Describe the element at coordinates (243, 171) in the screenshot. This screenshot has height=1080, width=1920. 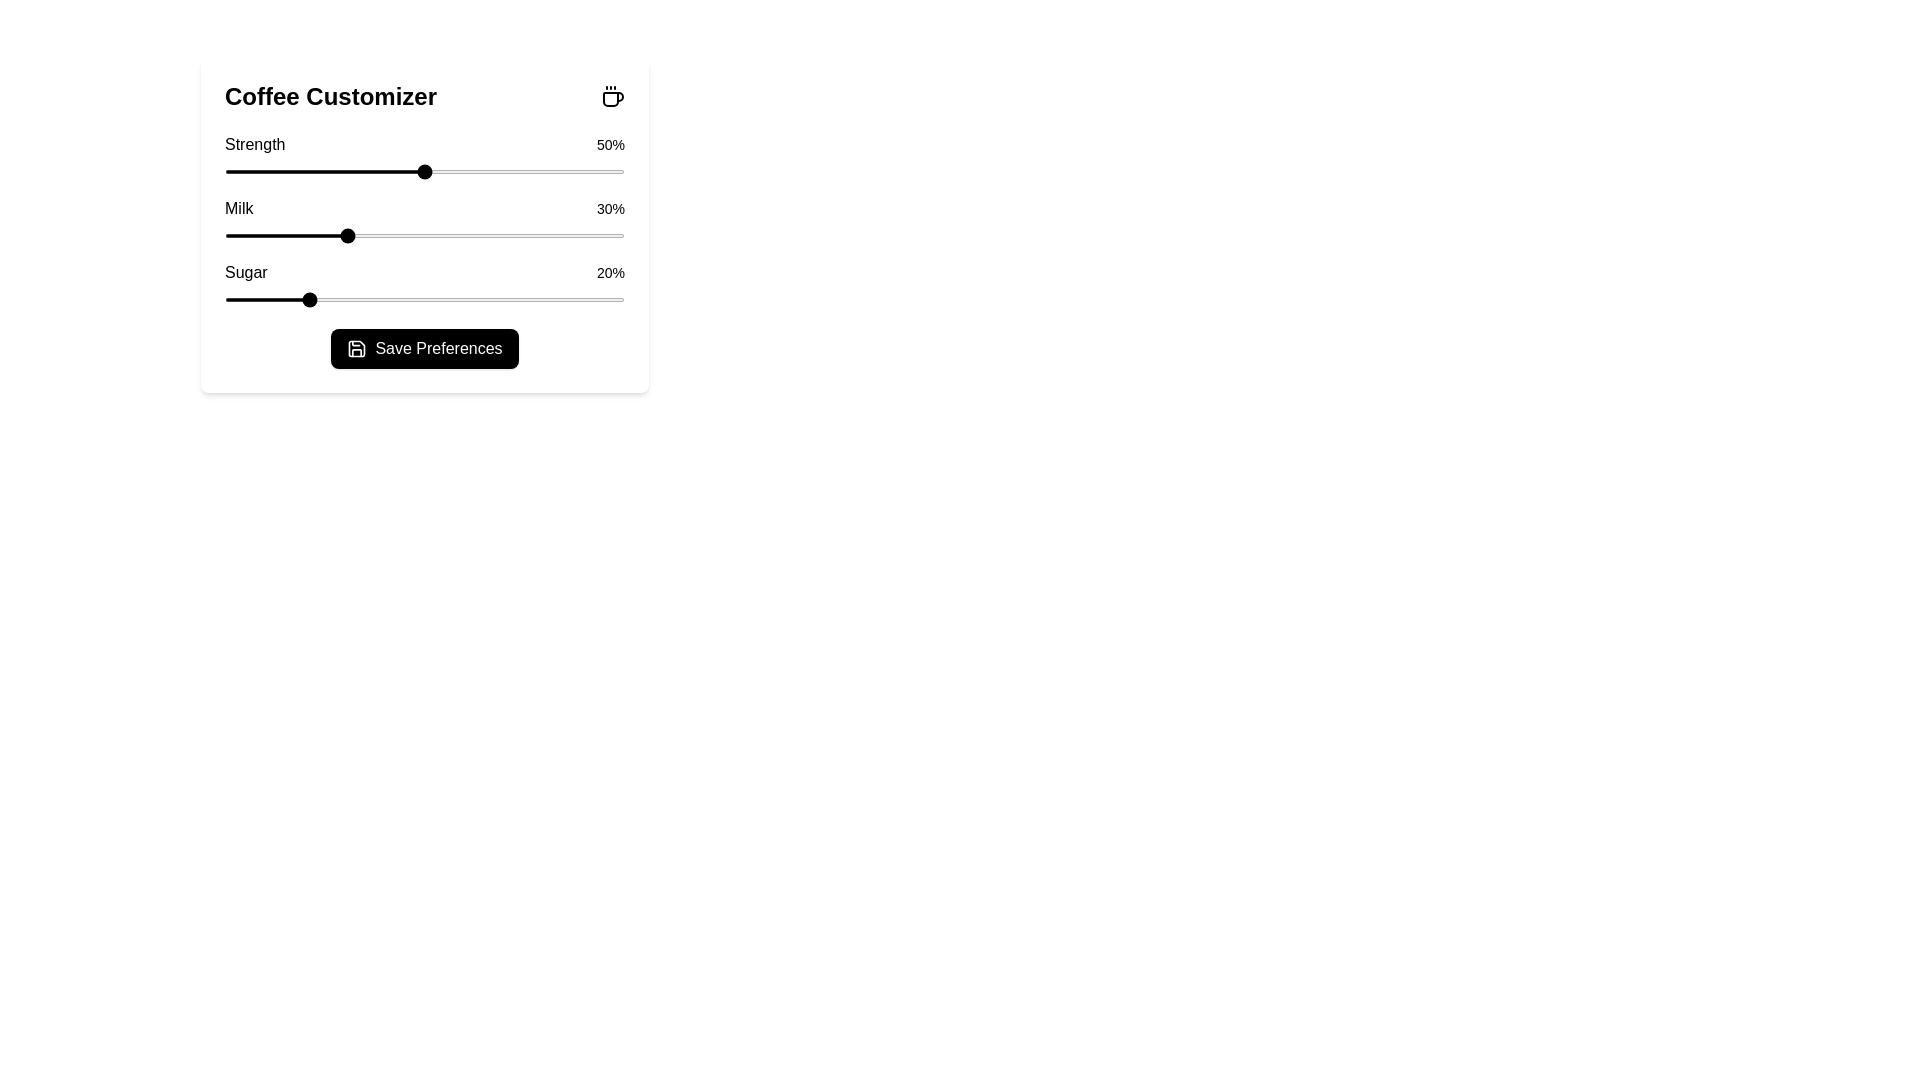
I see `the strength slider` at that location.